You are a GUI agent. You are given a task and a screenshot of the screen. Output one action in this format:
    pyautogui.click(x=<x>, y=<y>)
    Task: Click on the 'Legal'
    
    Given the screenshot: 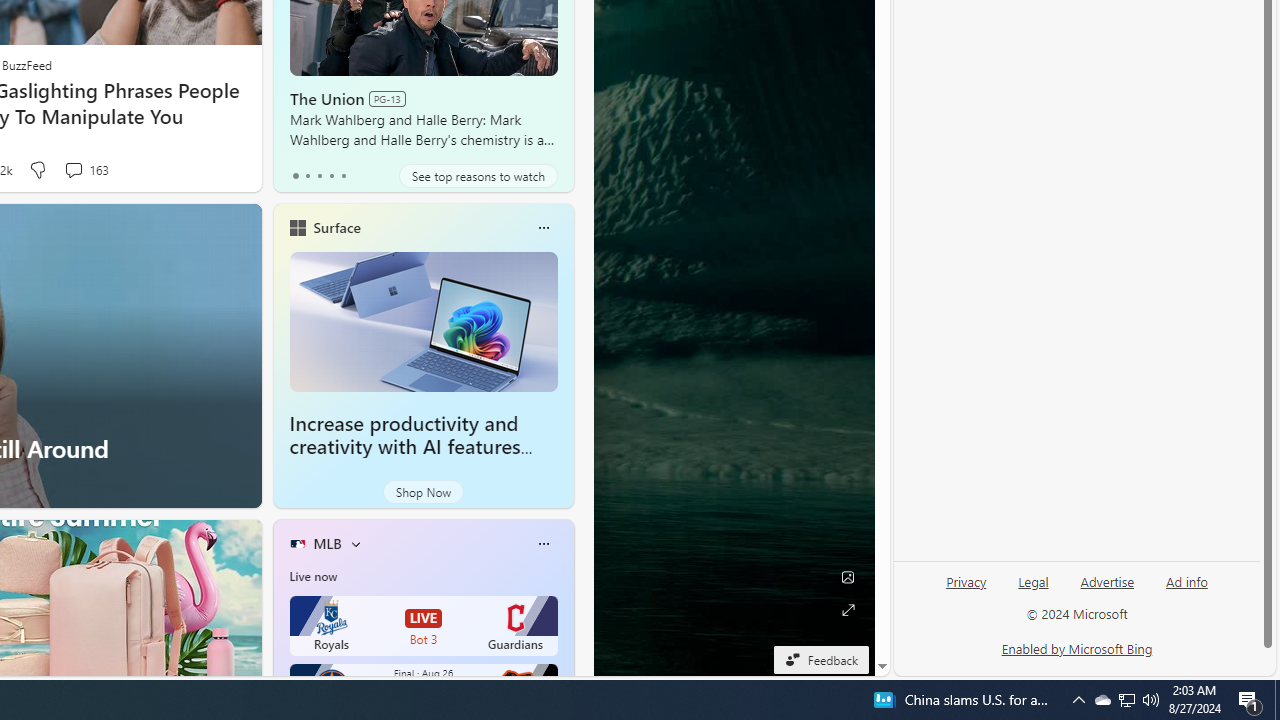 What is the action you would take?
    pyautogui.click(x=1033, y=582)
    